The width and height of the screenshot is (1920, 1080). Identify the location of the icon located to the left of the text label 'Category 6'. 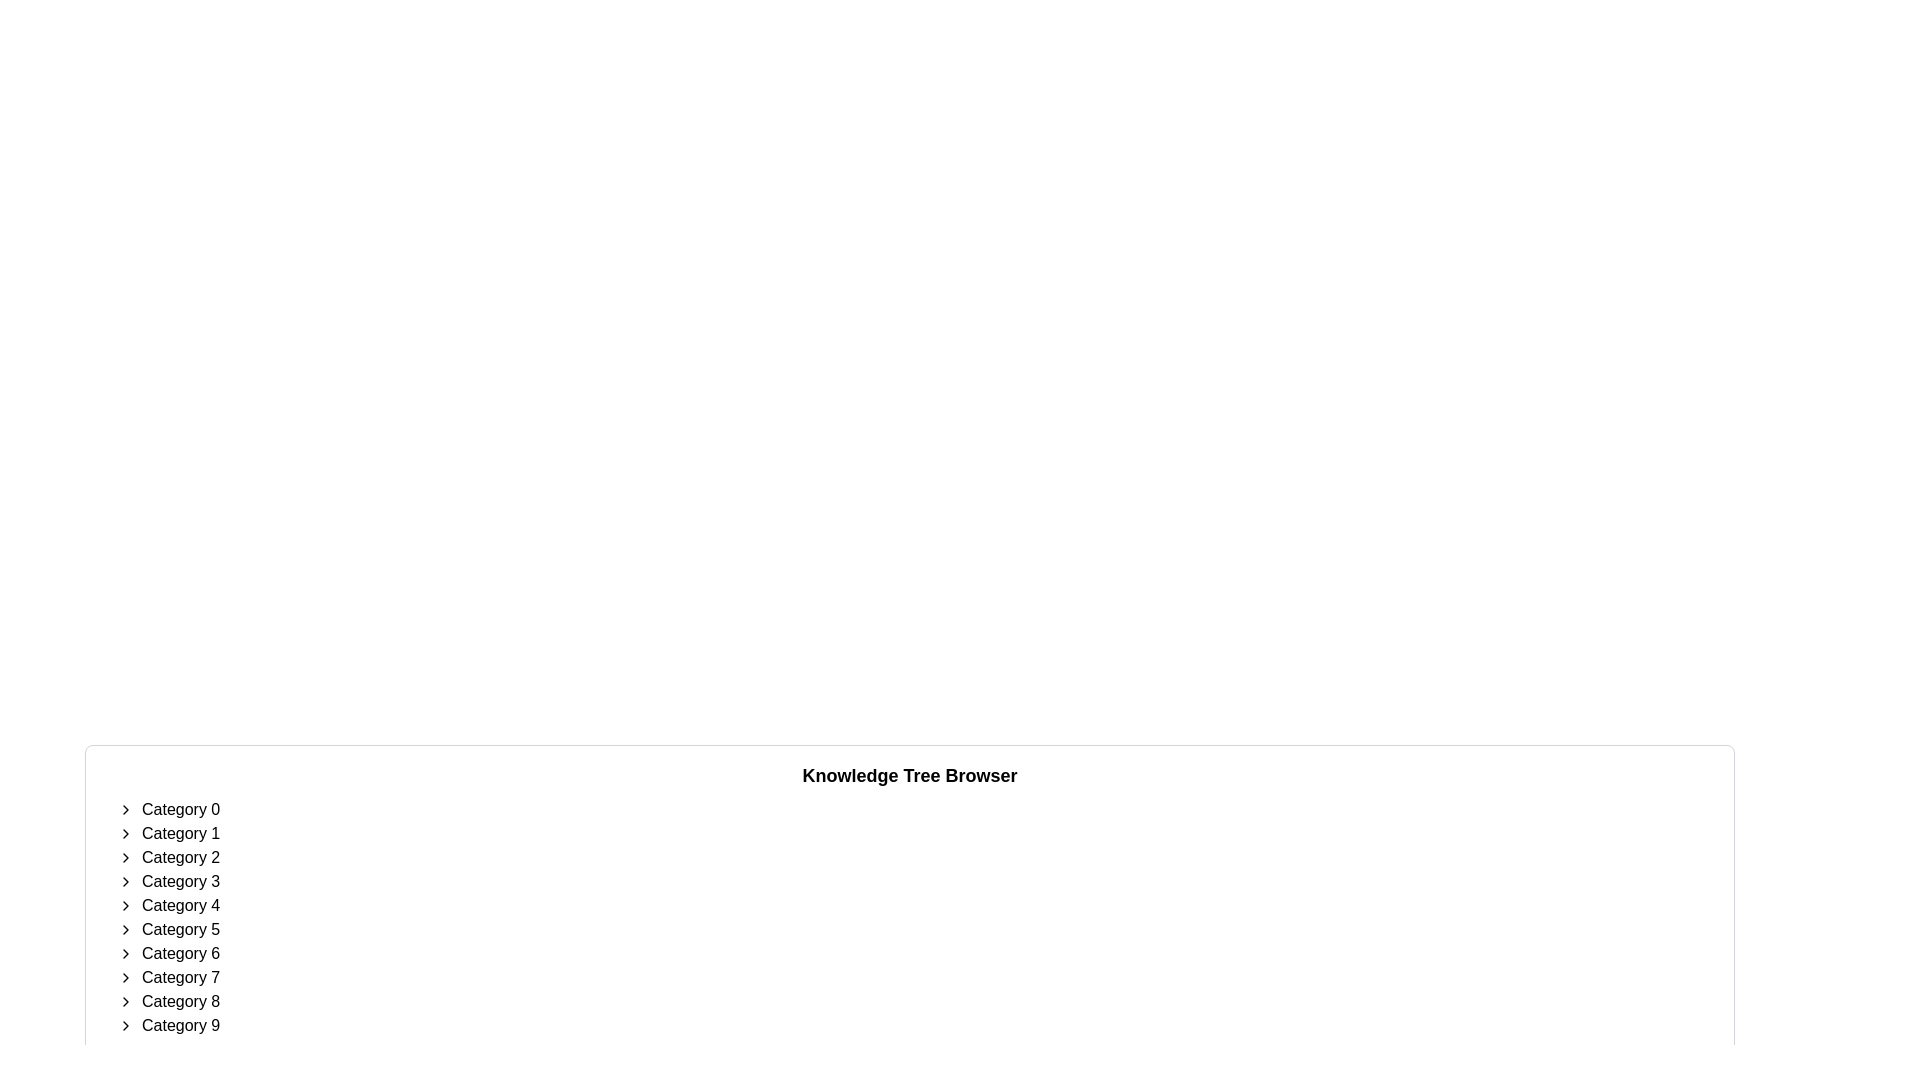
(124, 952).